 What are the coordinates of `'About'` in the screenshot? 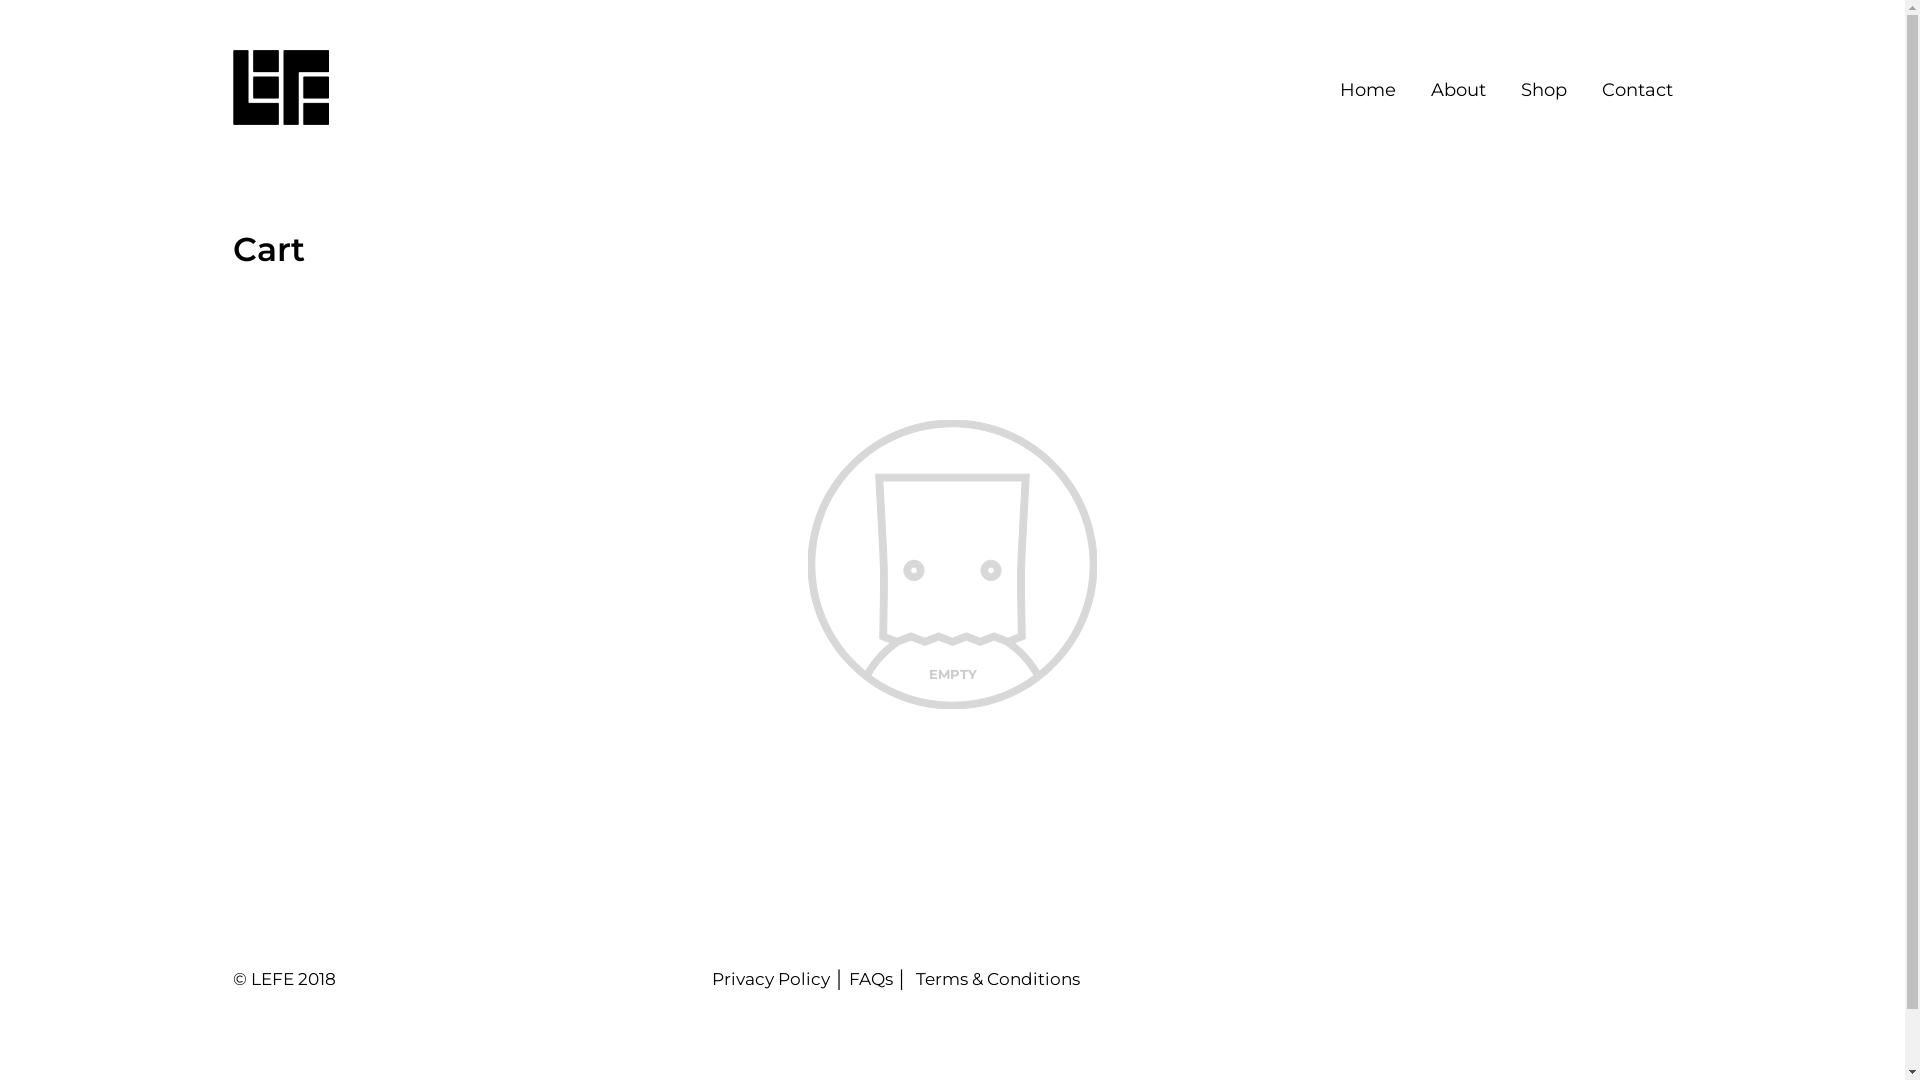 It's located at (1457, 88).